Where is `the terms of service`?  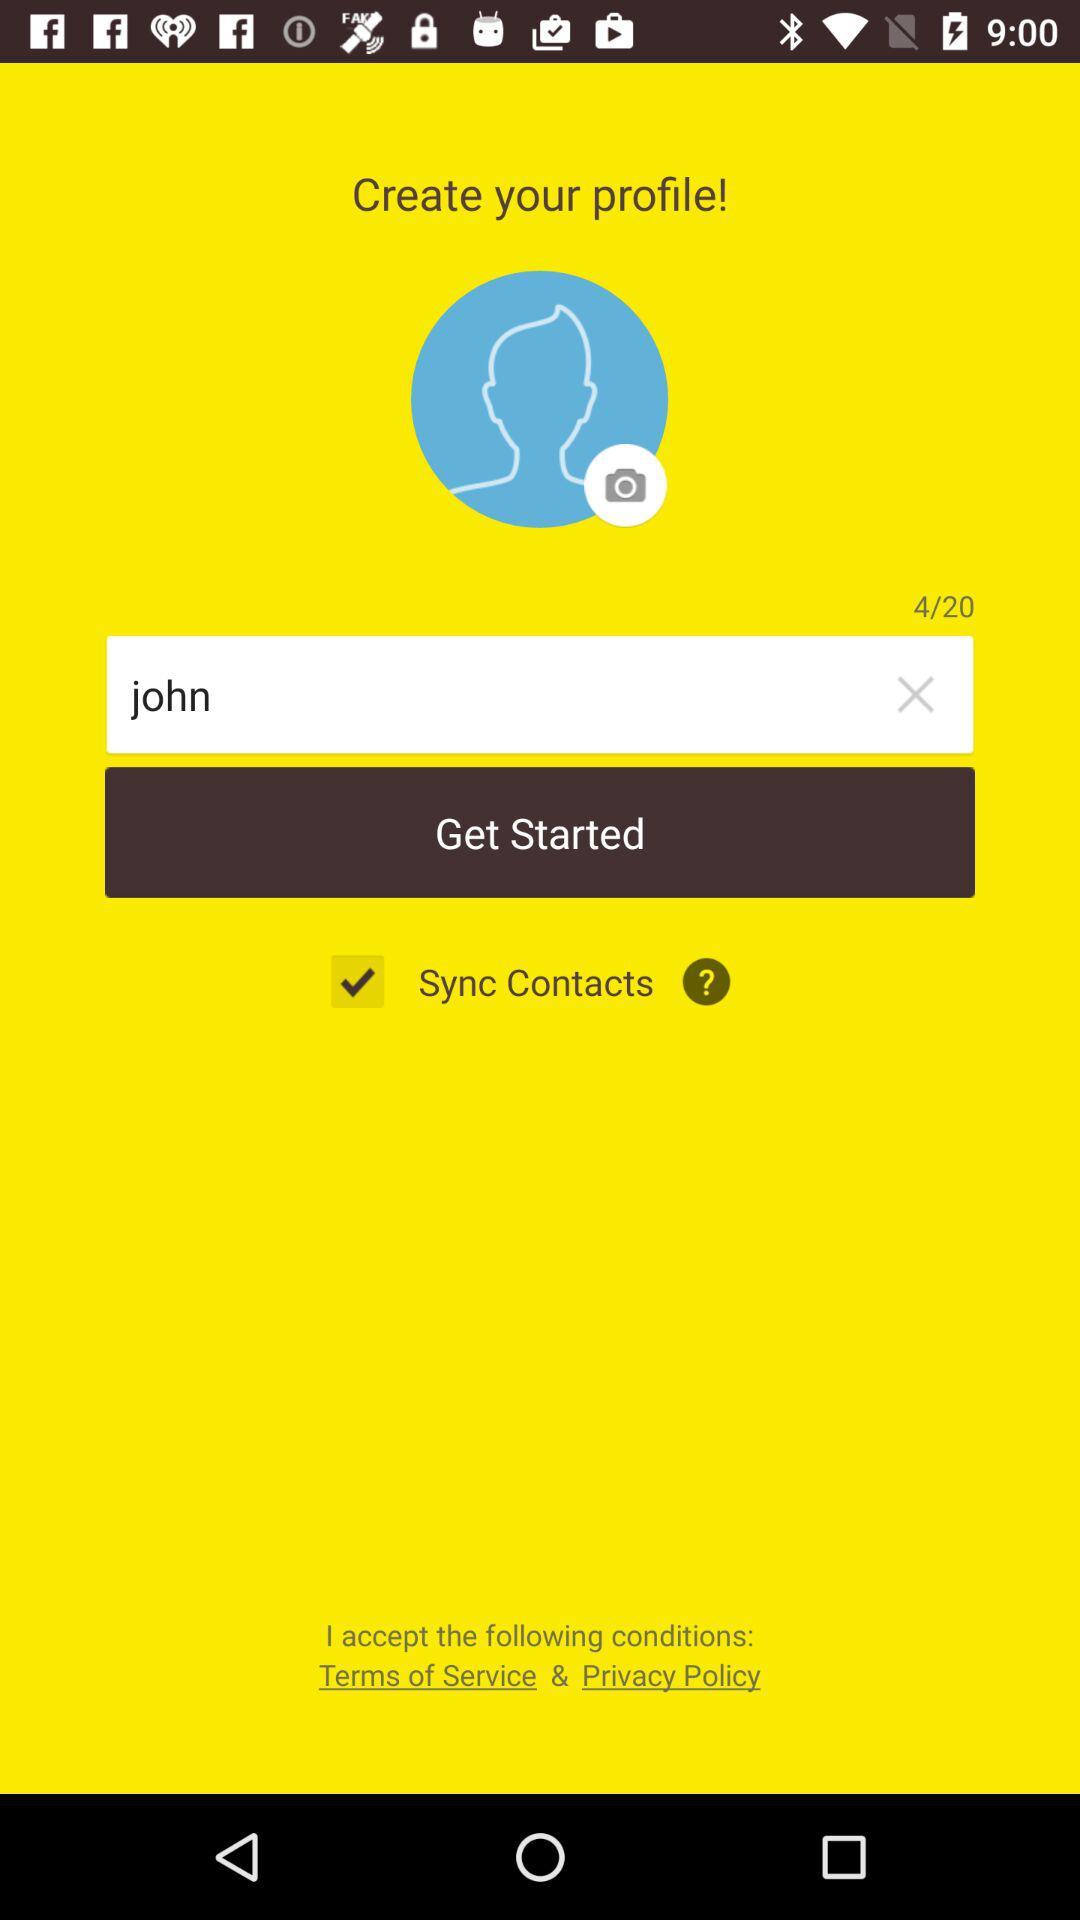
the terms of service is located at coordinates (426, 1674).